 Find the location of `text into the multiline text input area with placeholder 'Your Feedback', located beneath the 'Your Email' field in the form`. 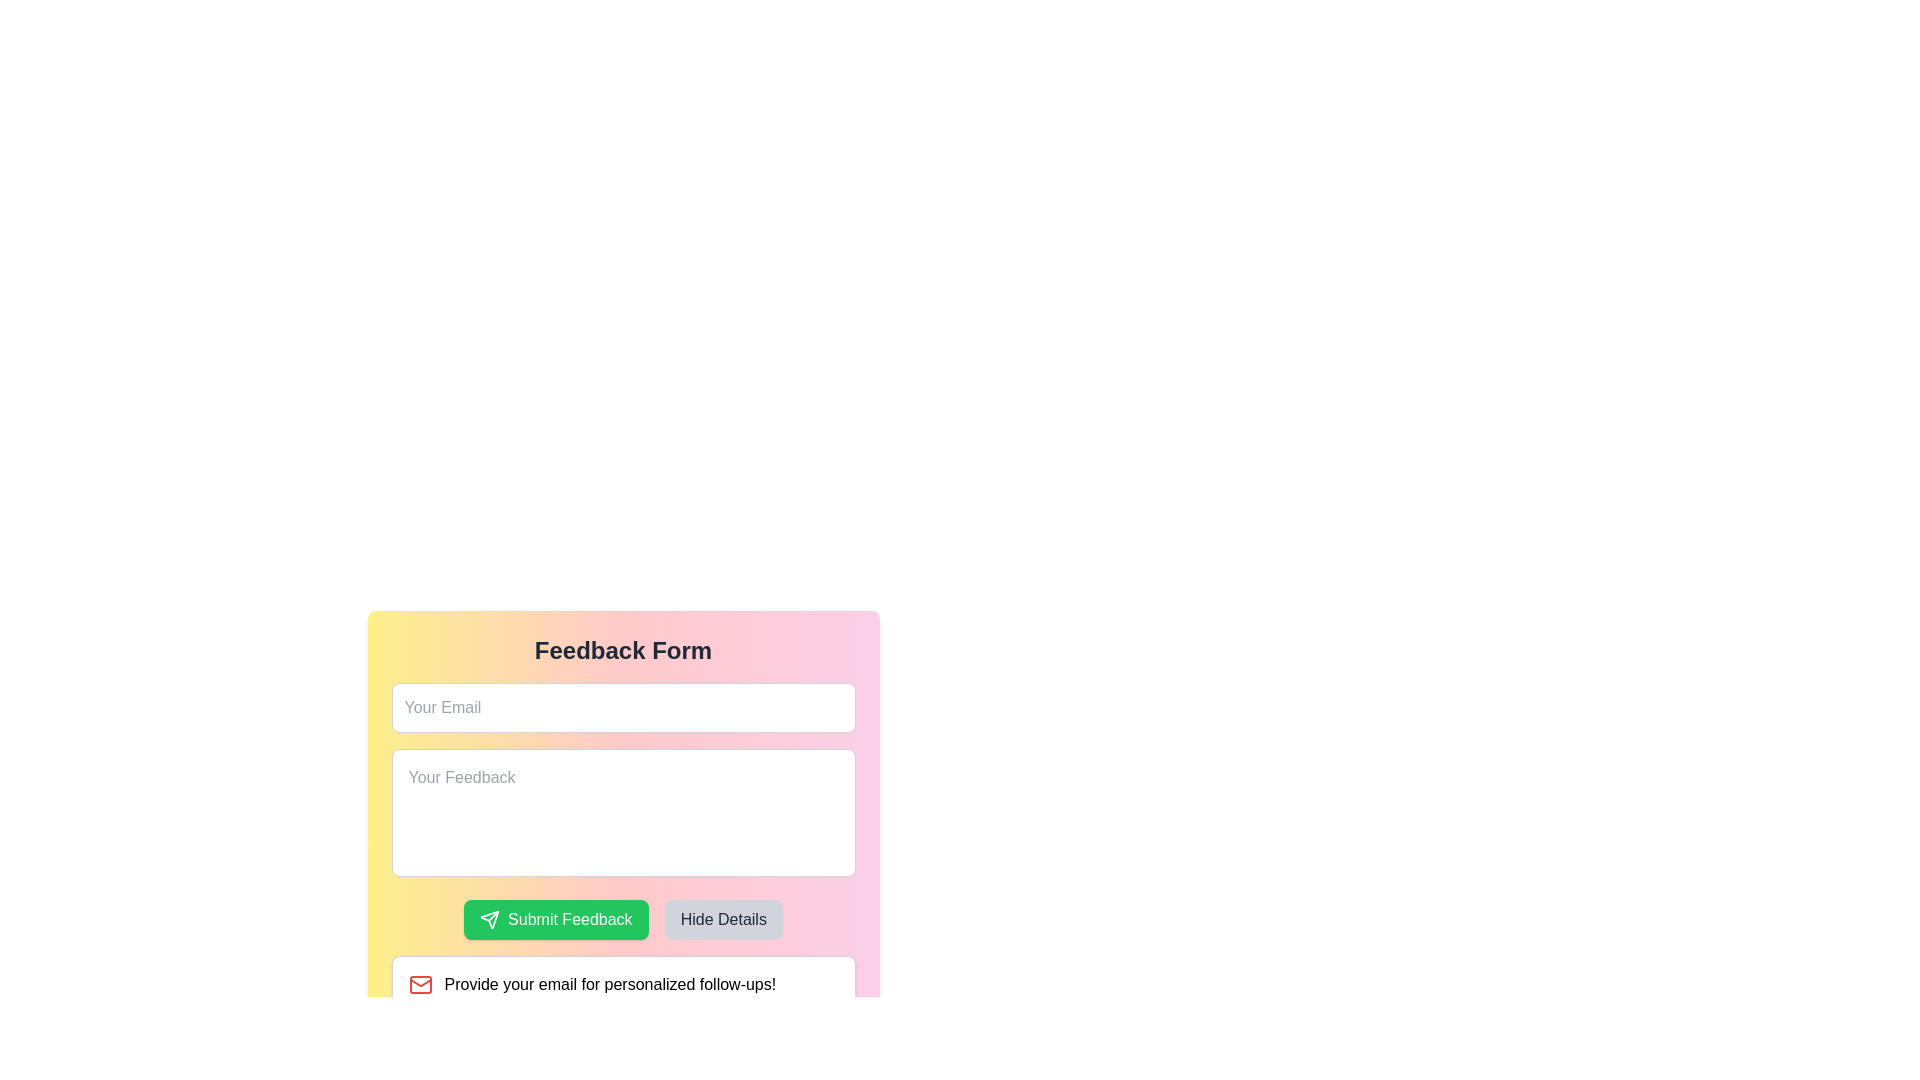

text into the multiline text input area with placeholder 'Your Feedback', located beneath the 'Your Email' field in the form is located at coordinates (622, 813).